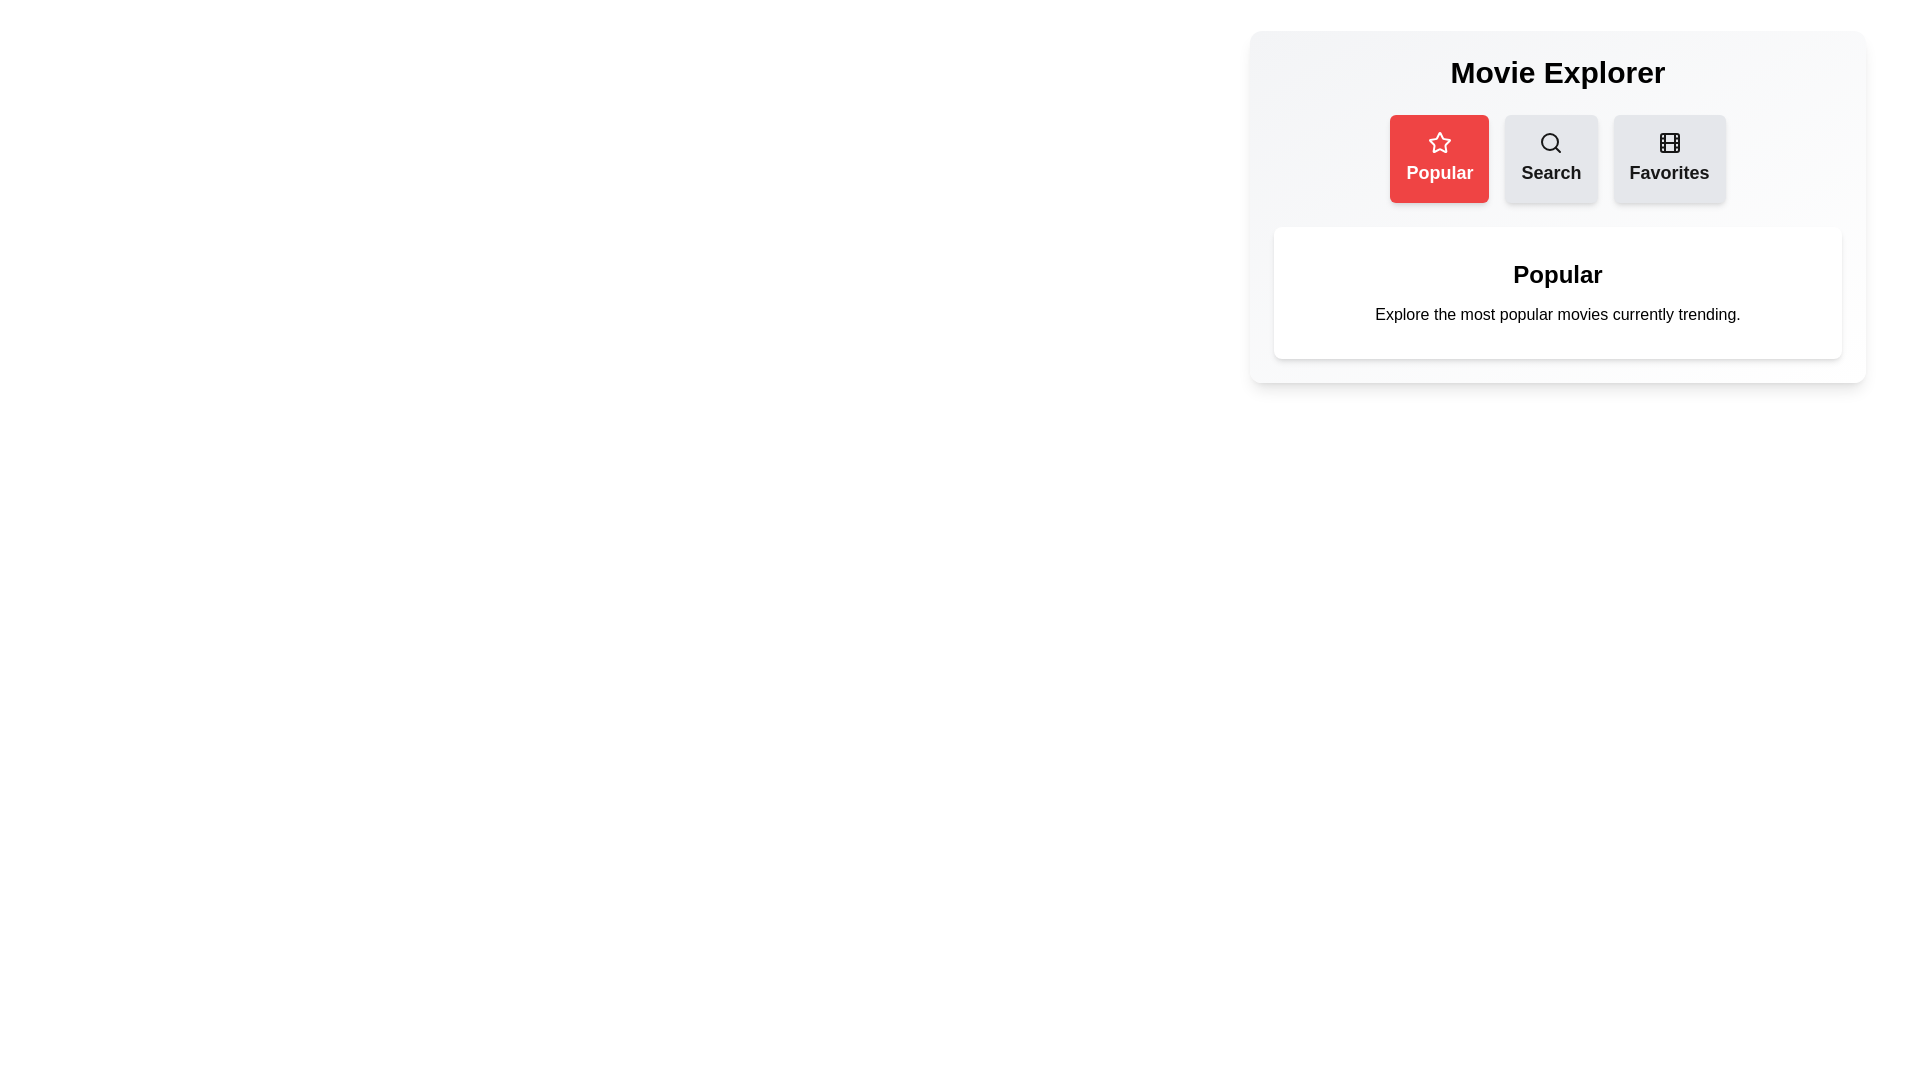 The height and width of the screenshot is (1080, 1920). Describe the element at coordinates (1440, 157) in the screenshot. I see `the Popular tab by clicking on its button` at that location.